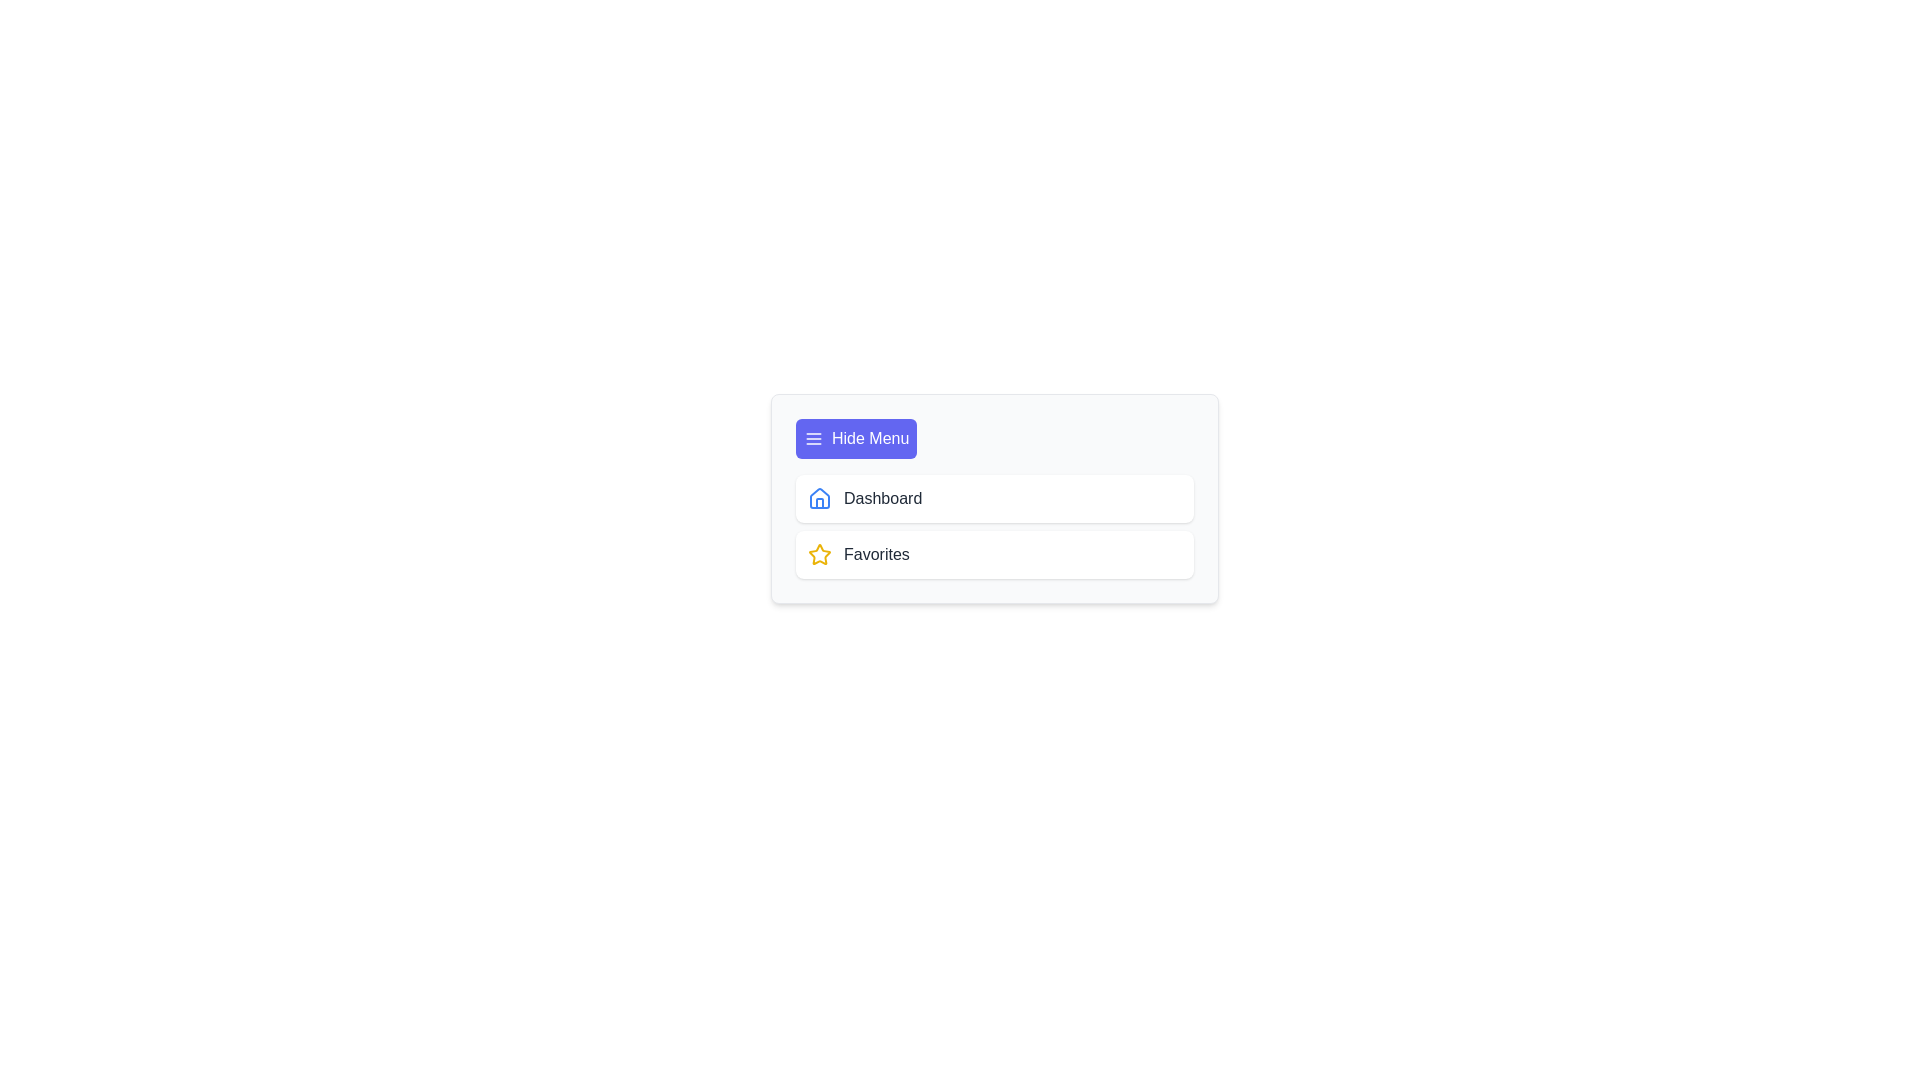 This screenshot has height=1080, width=1920. What do you see at coordinates (994, 555) in the screenshot?
I see `the menu item Favorites` at bounding box center [994, 555].